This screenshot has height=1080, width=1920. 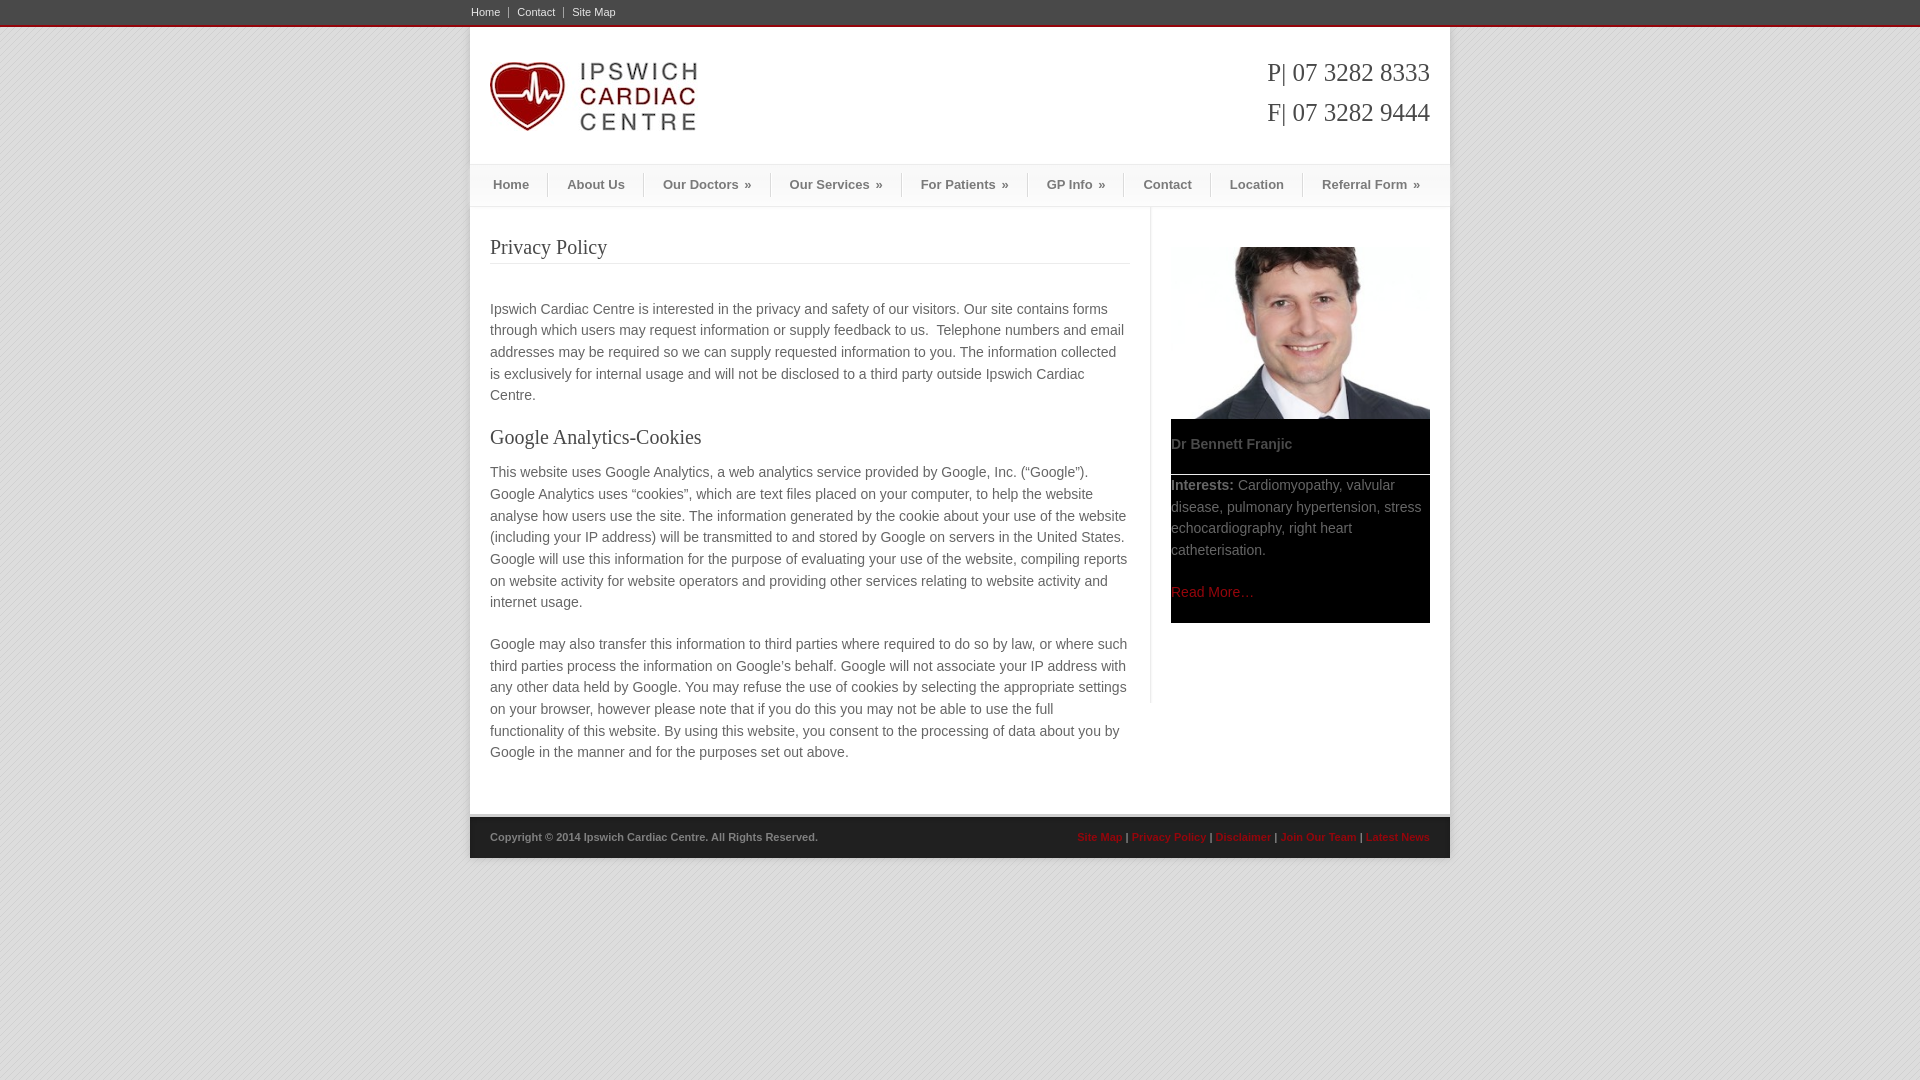 What do you see at coordinates (1166, 185) in the screenshot?
I see `'Contact'` at bounding box center [1166, 185].